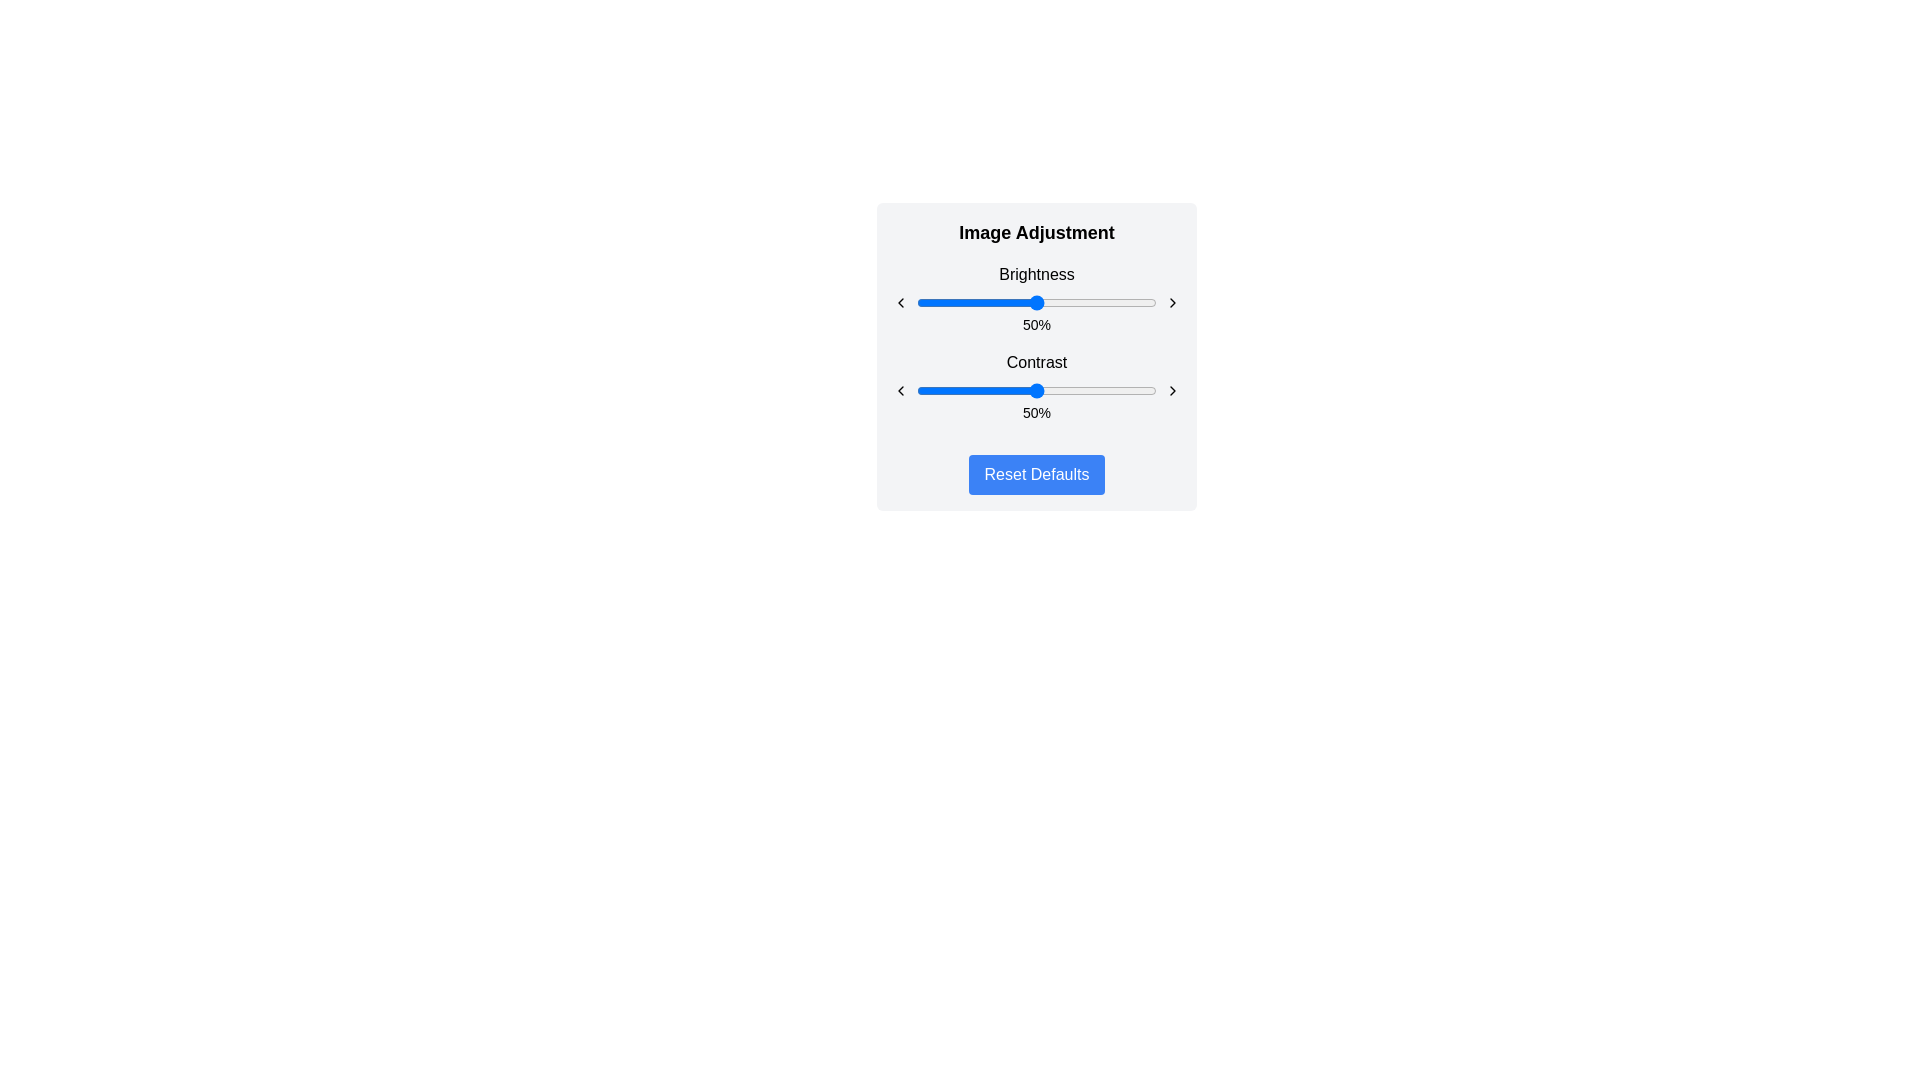 The height and width of the screenshot is (1080, 1920). What do you see at coordinates (1093, 303) in the screenshot?
I see `brightness` at bounding box center [1093, 303].